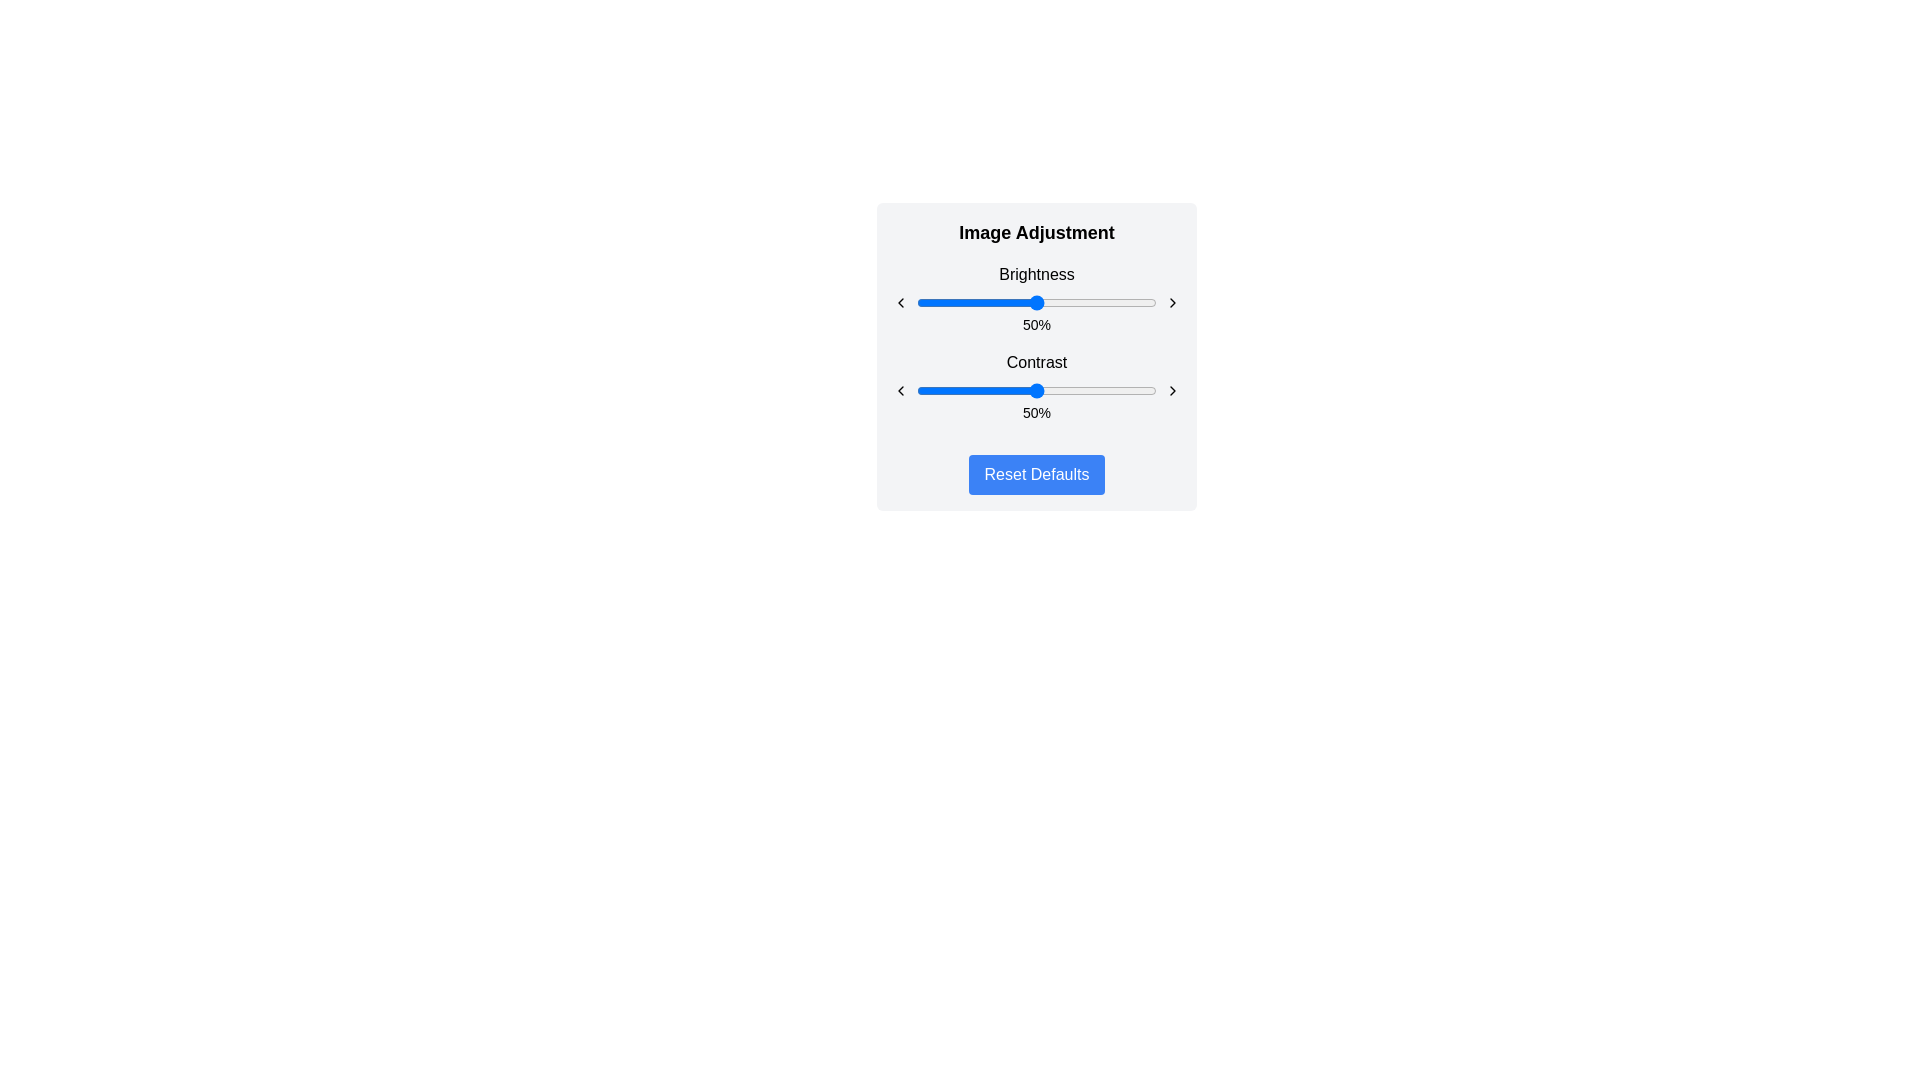 The height and width of the screenshot is (1080, 1920). What do you see at coordinates (1093, 303) in the screenshot?
I see `brightness` at bounding box center [1093, 303].